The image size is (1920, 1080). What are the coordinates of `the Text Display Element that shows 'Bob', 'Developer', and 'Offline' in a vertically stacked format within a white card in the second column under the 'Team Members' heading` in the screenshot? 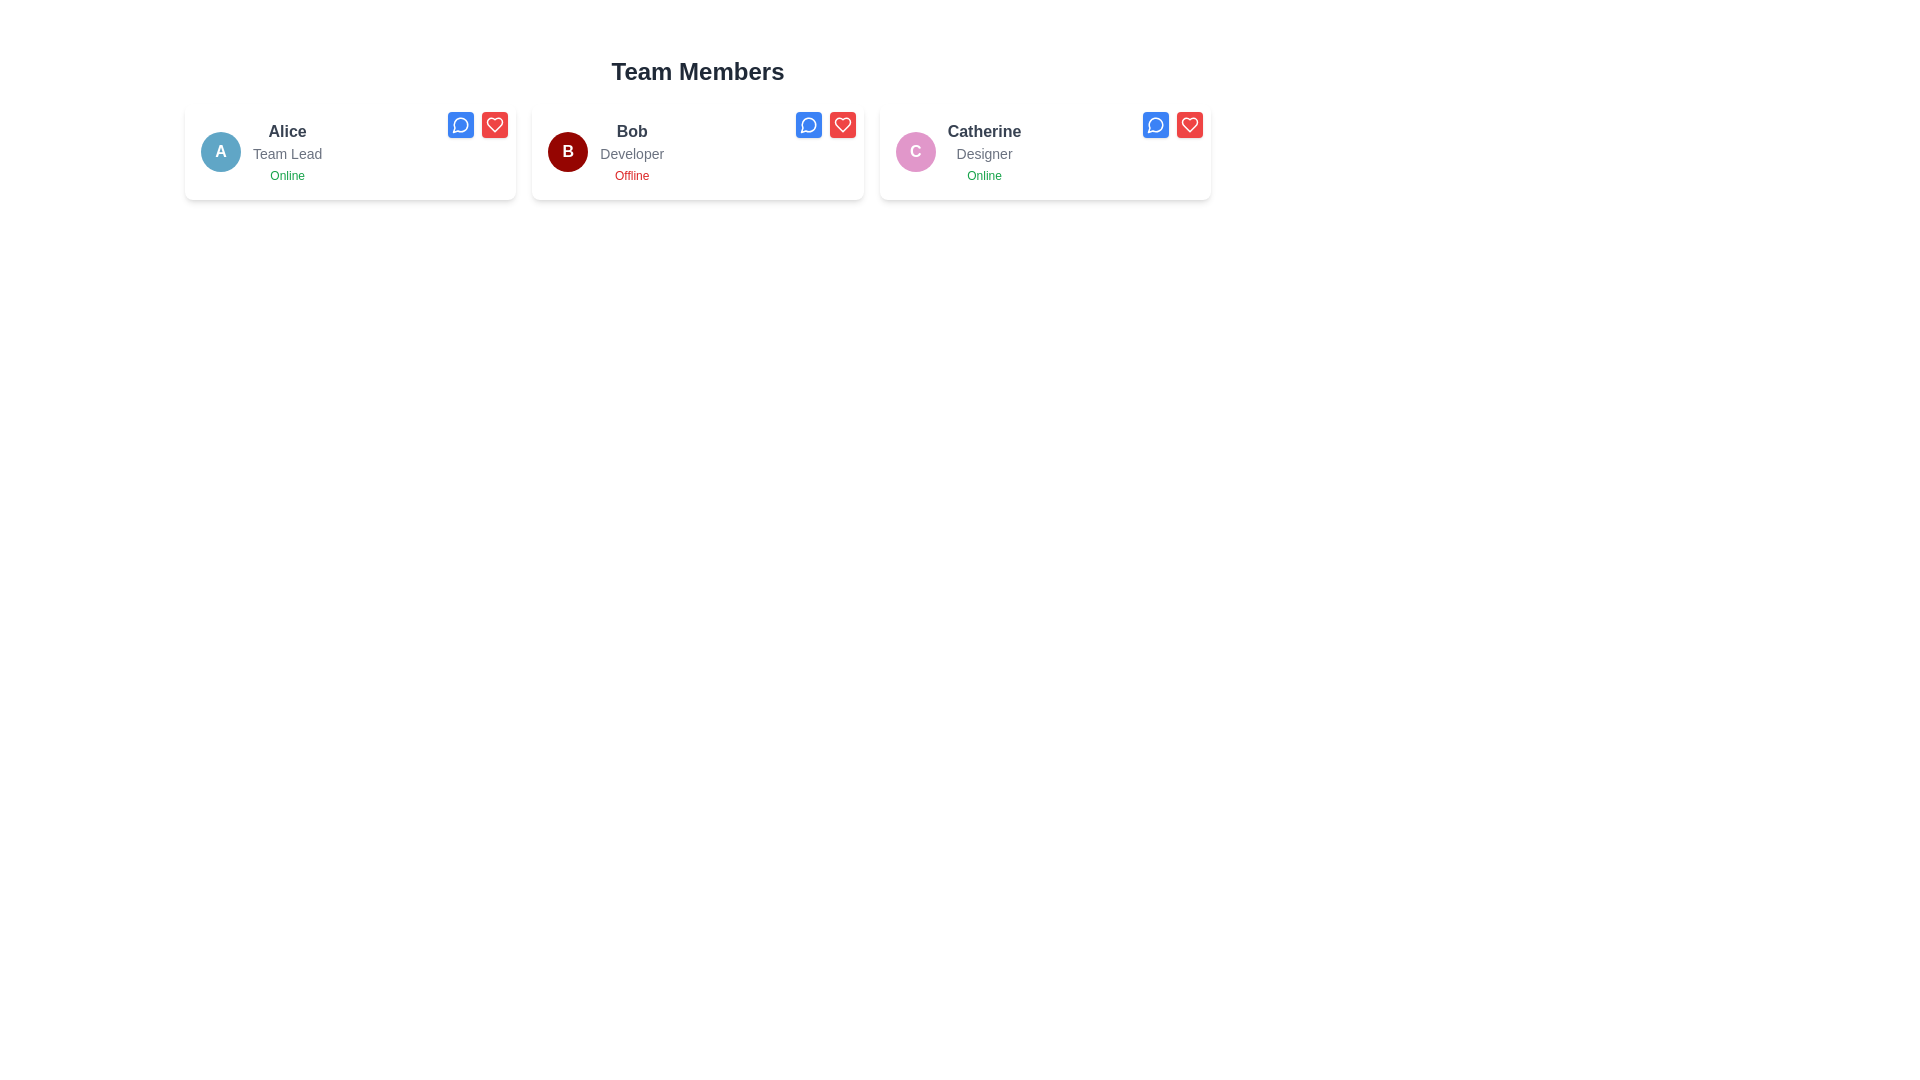 It's located at (631, 150).